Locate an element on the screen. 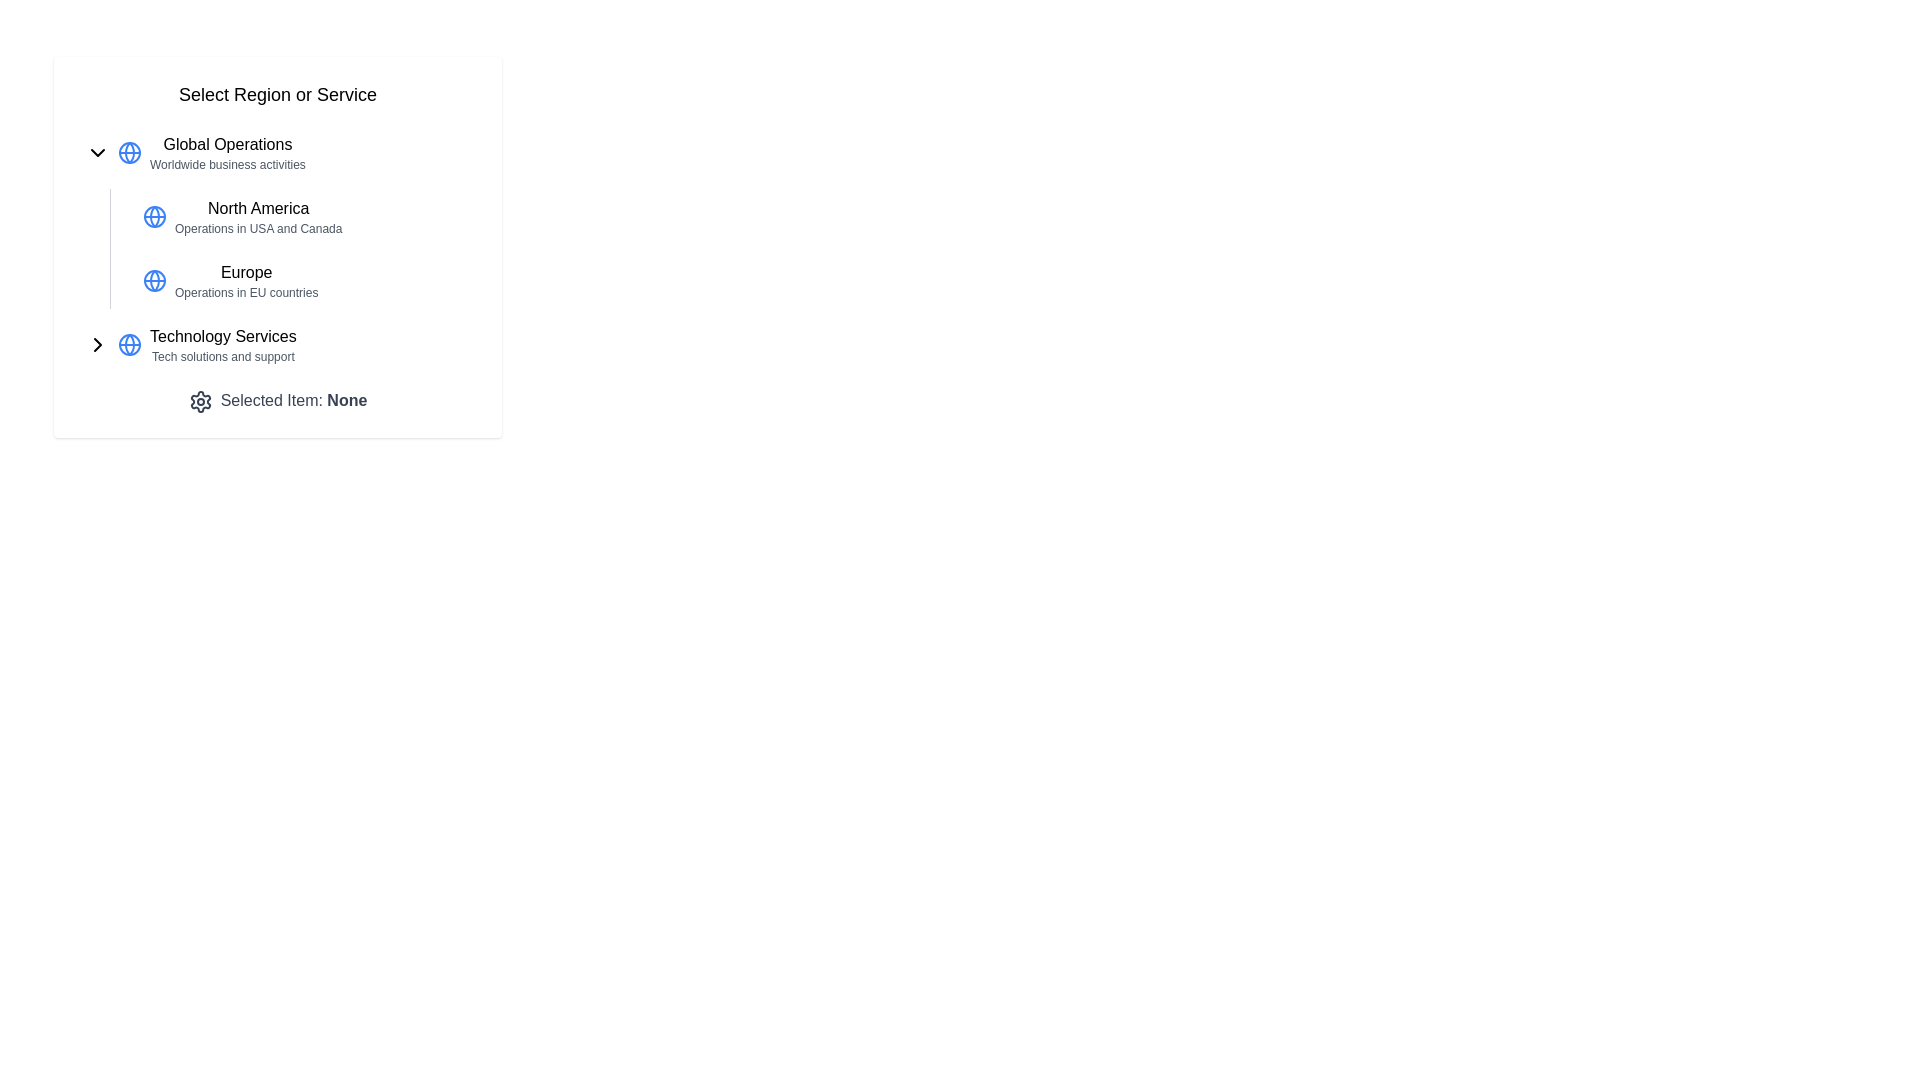  the text label representing a selectable menu item related to technology services, located below 'Global Operations,' 'North America,' and 'Europe' and to the right of the globe icon is located at coordinates (223, 343).